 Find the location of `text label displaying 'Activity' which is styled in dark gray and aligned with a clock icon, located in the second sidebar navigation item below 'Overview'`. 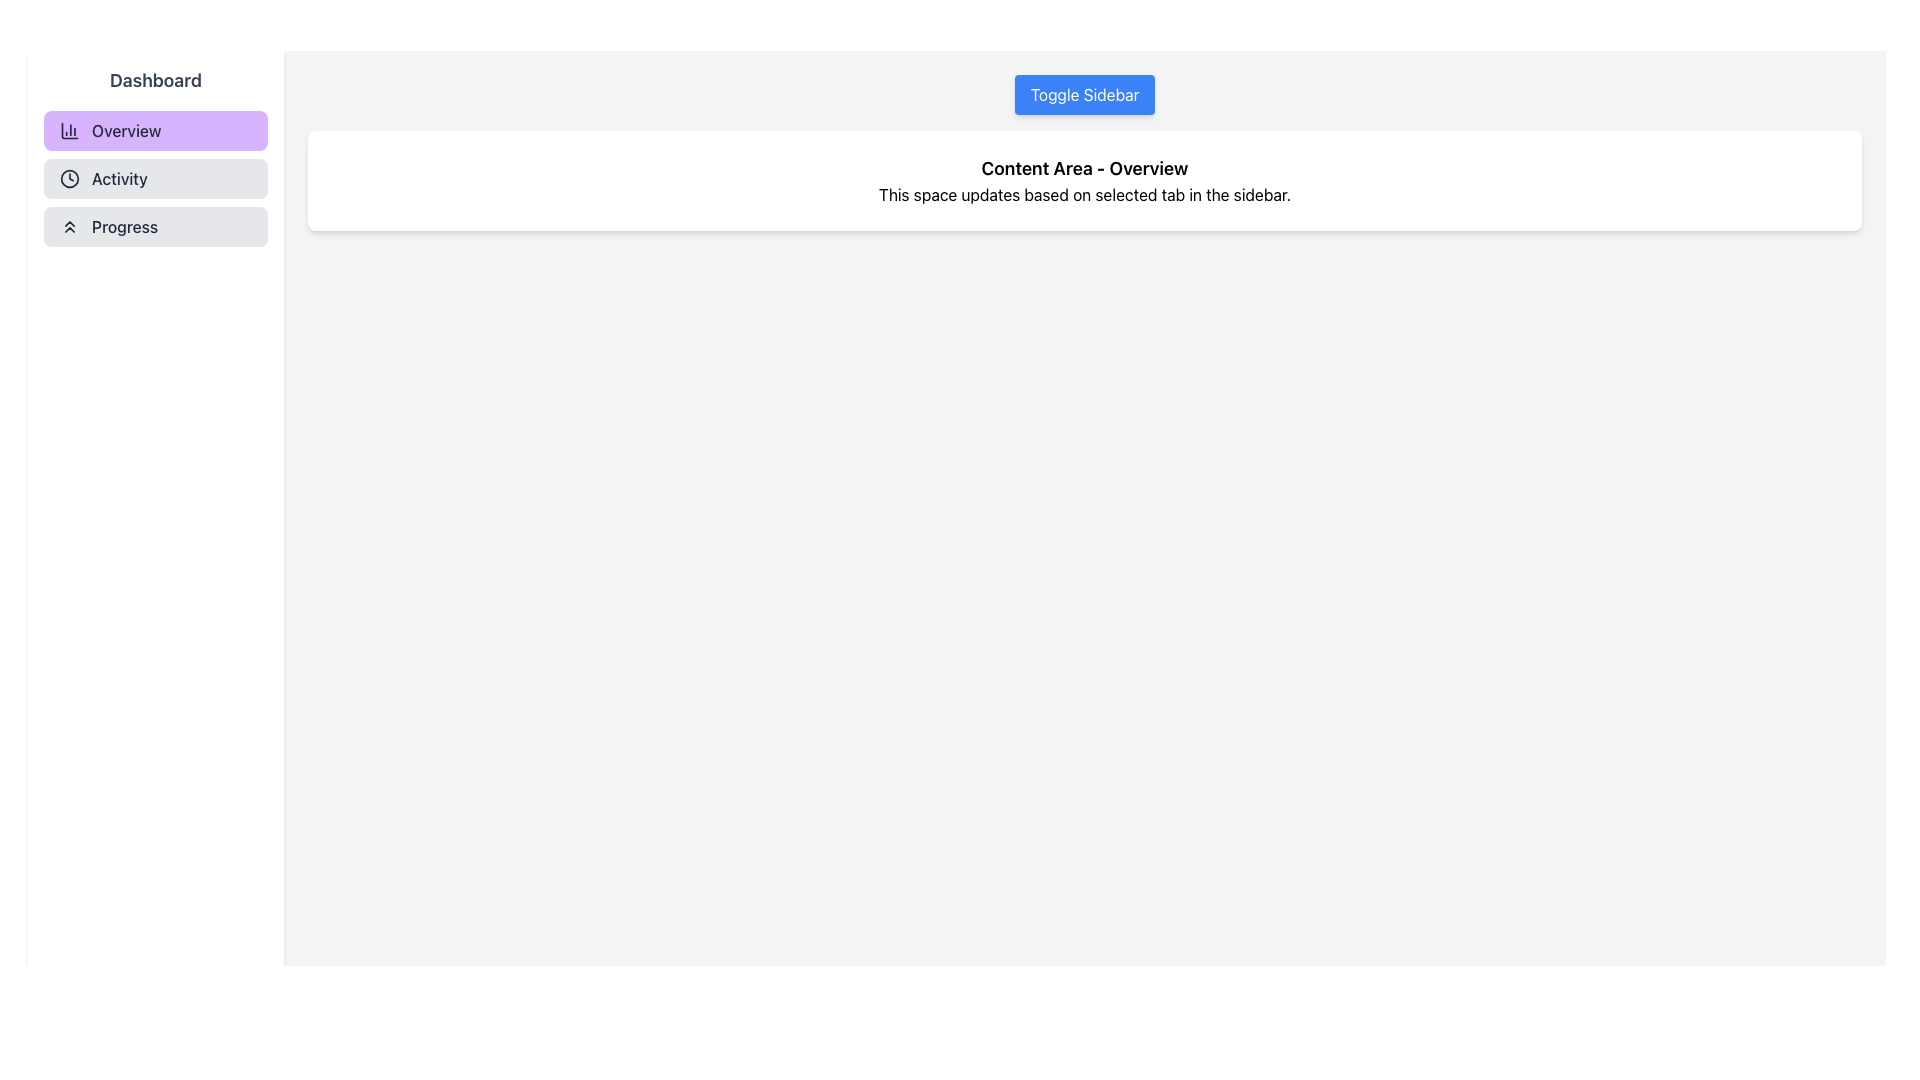

text label displaying 'Activity' which is styled in dark gray and aligned with a clock icon, located in the second sidebar navigation item below 'Overview' is located at coordinates (118, 177).